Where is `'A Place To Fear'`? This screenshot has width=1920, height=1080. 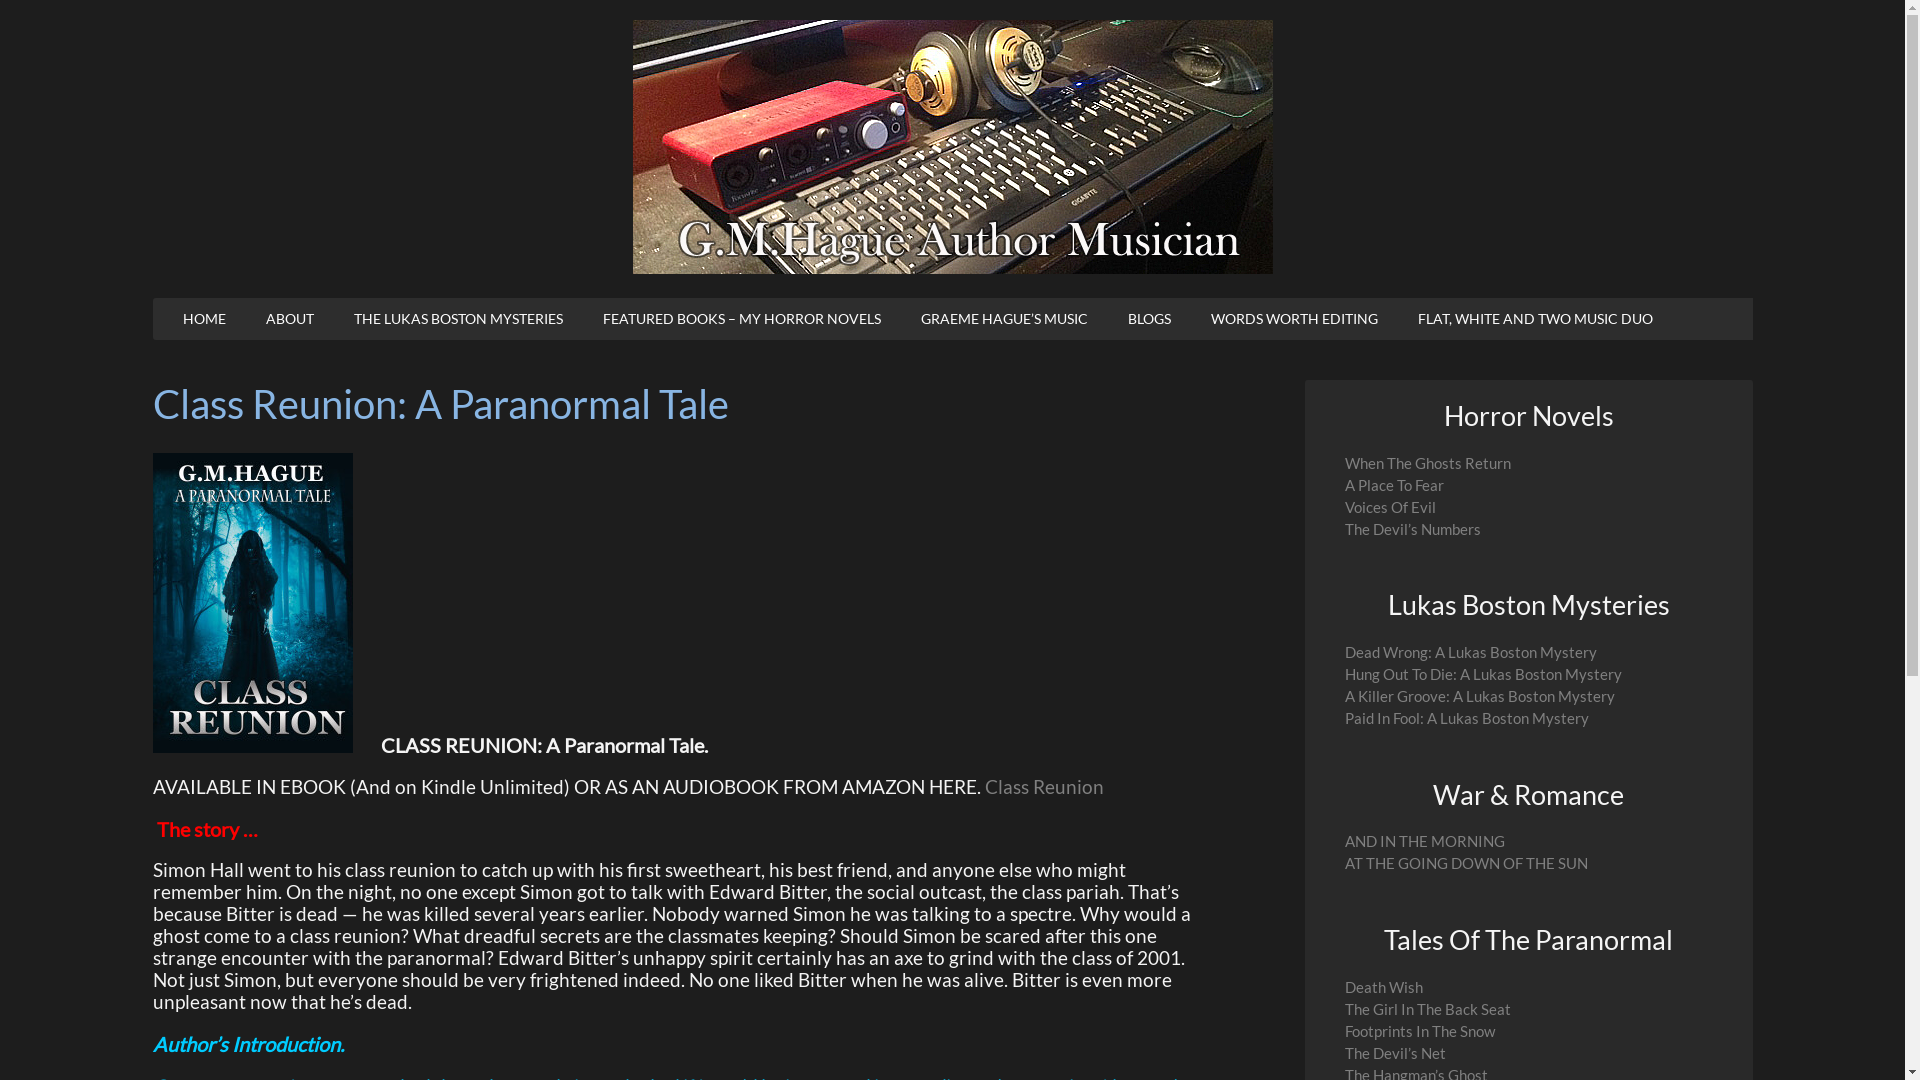 'A Place To Fear' is located at coordinates (1392, 485).